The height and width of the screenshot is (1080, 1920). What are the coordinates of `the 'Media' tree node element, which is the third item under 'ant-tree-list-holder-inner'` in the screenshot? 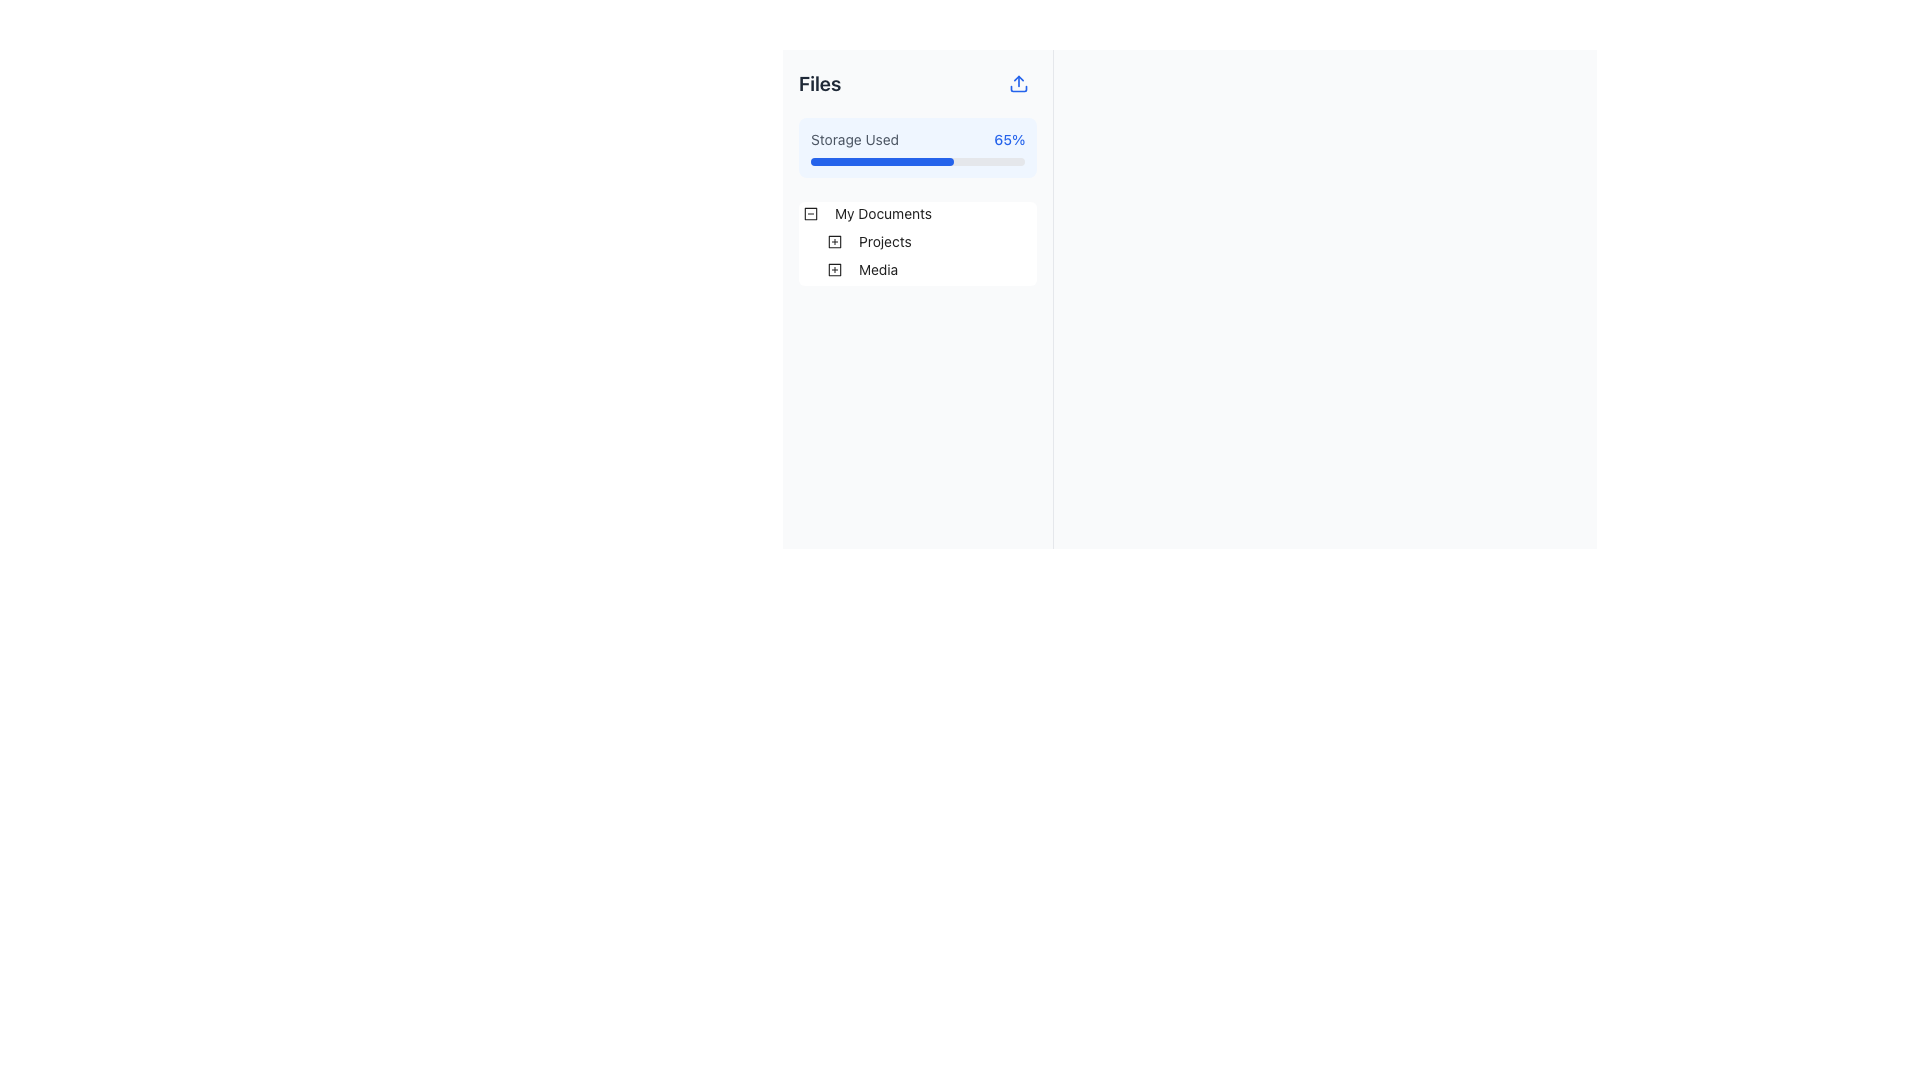 It's located at (852, 270).